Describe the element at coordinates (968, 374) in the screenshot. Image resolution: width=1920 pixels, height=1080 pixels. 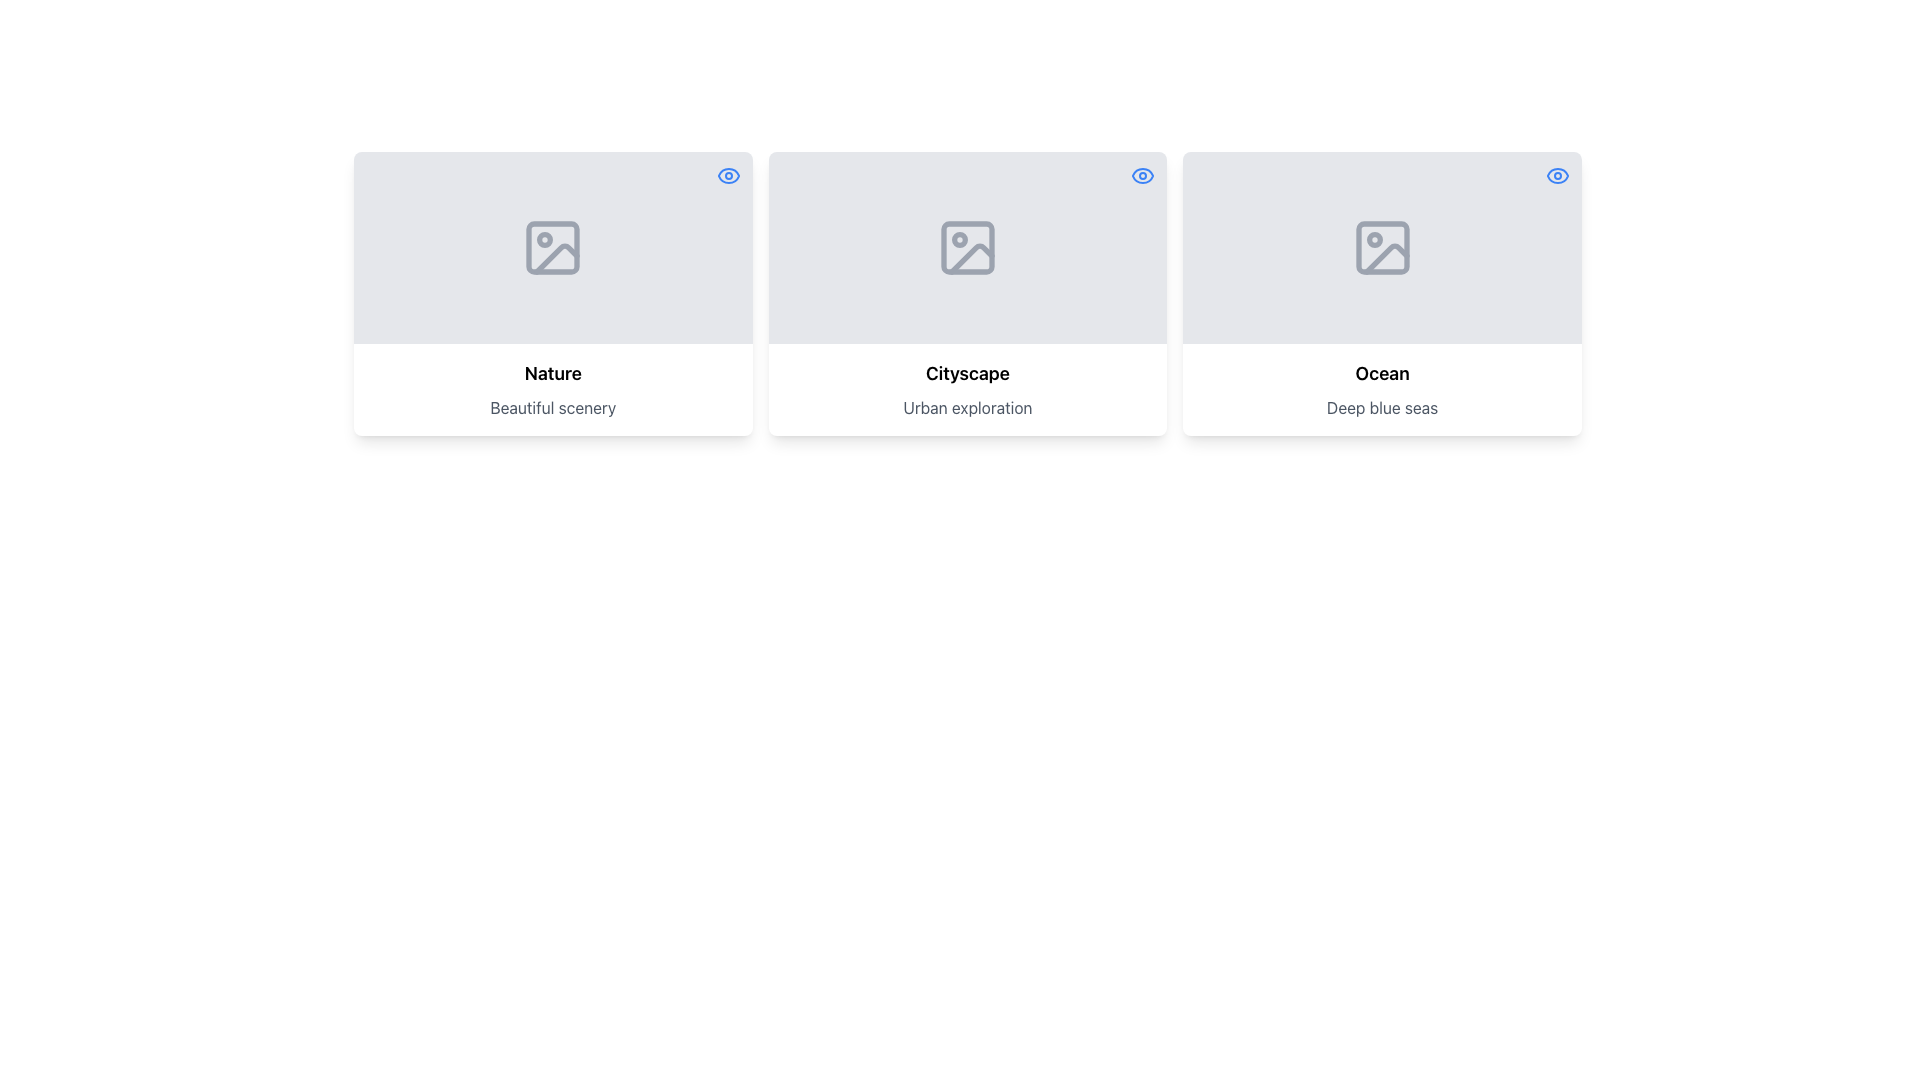
I see `the bold, black text label reading 'Cityscape' at the top of the central card in a three-card arrangement` at that location.